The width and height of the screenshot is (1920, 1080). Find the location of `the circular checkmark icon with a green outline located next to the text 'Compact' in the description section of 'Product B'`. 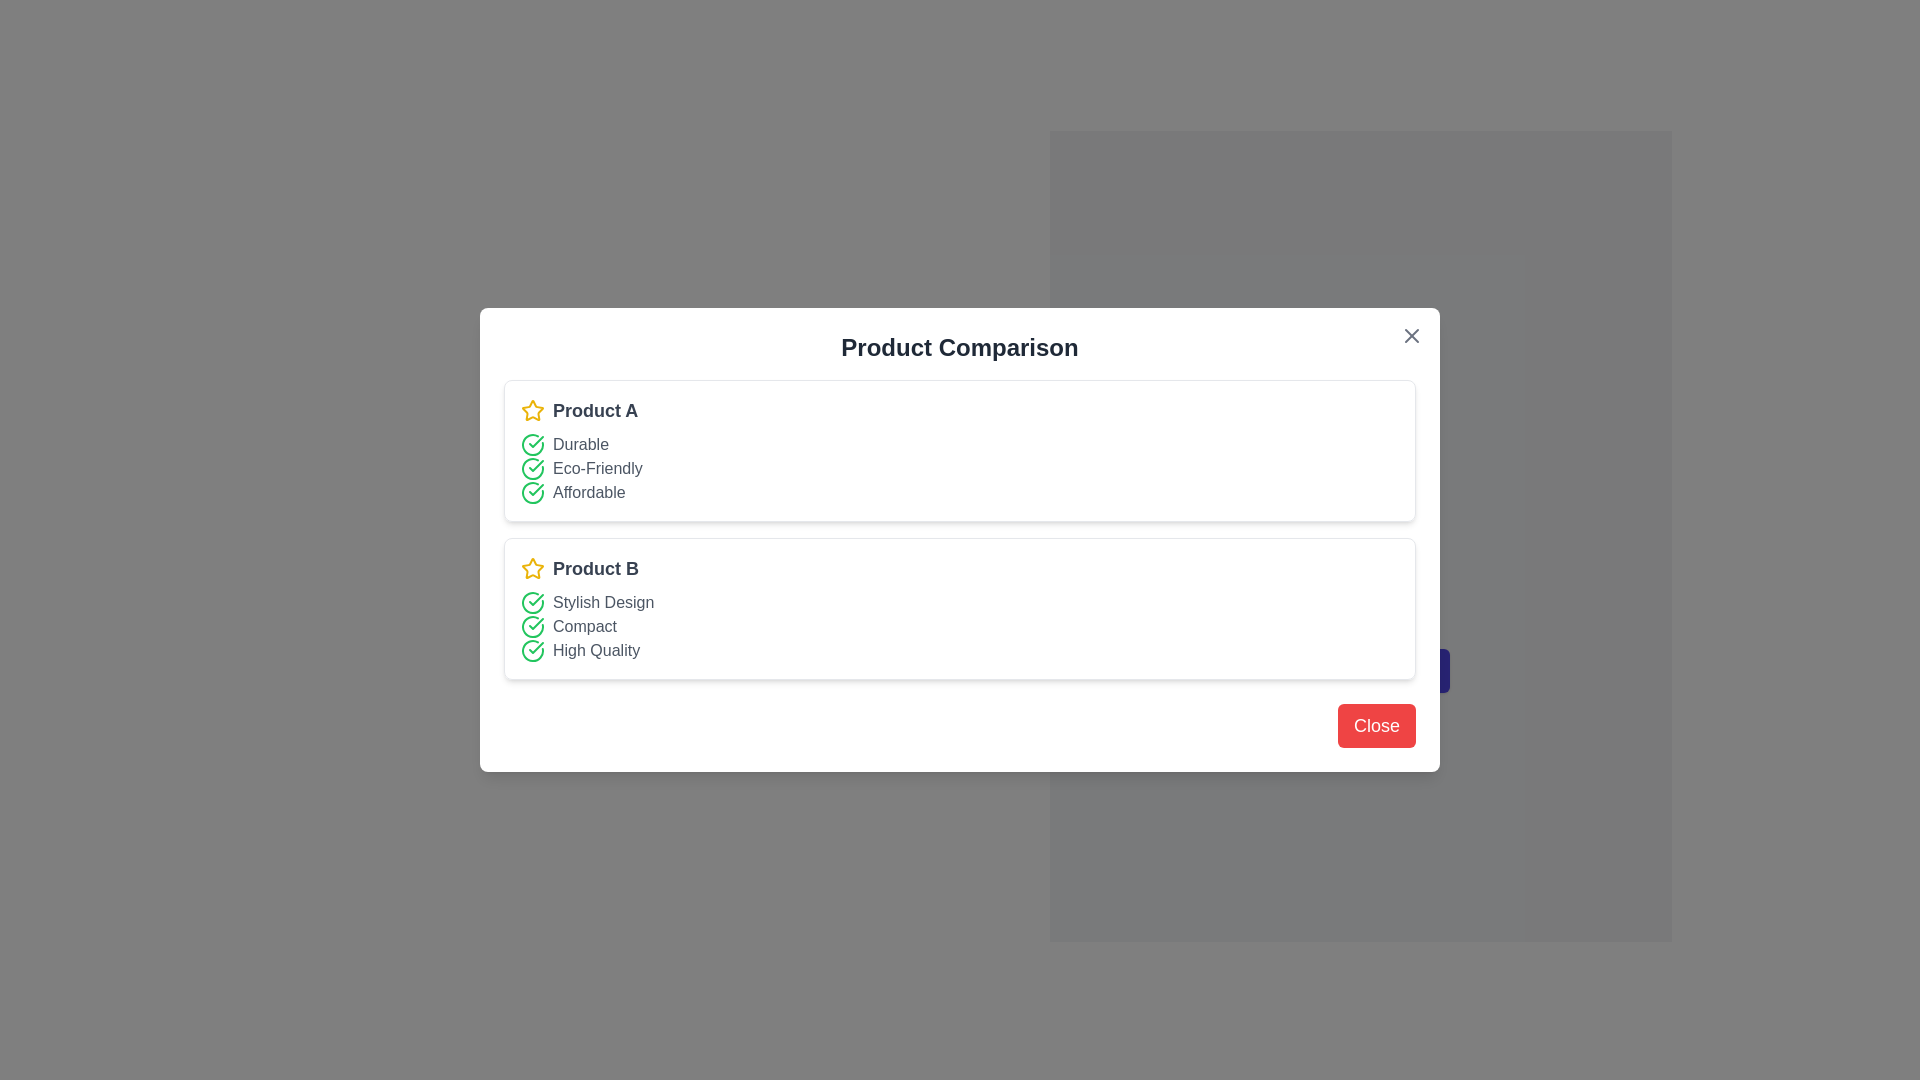

the circular checkmark icon with a green outline located next to the text 'Compact' in the description section of 'Product B' is located at coordinates (532, 626).